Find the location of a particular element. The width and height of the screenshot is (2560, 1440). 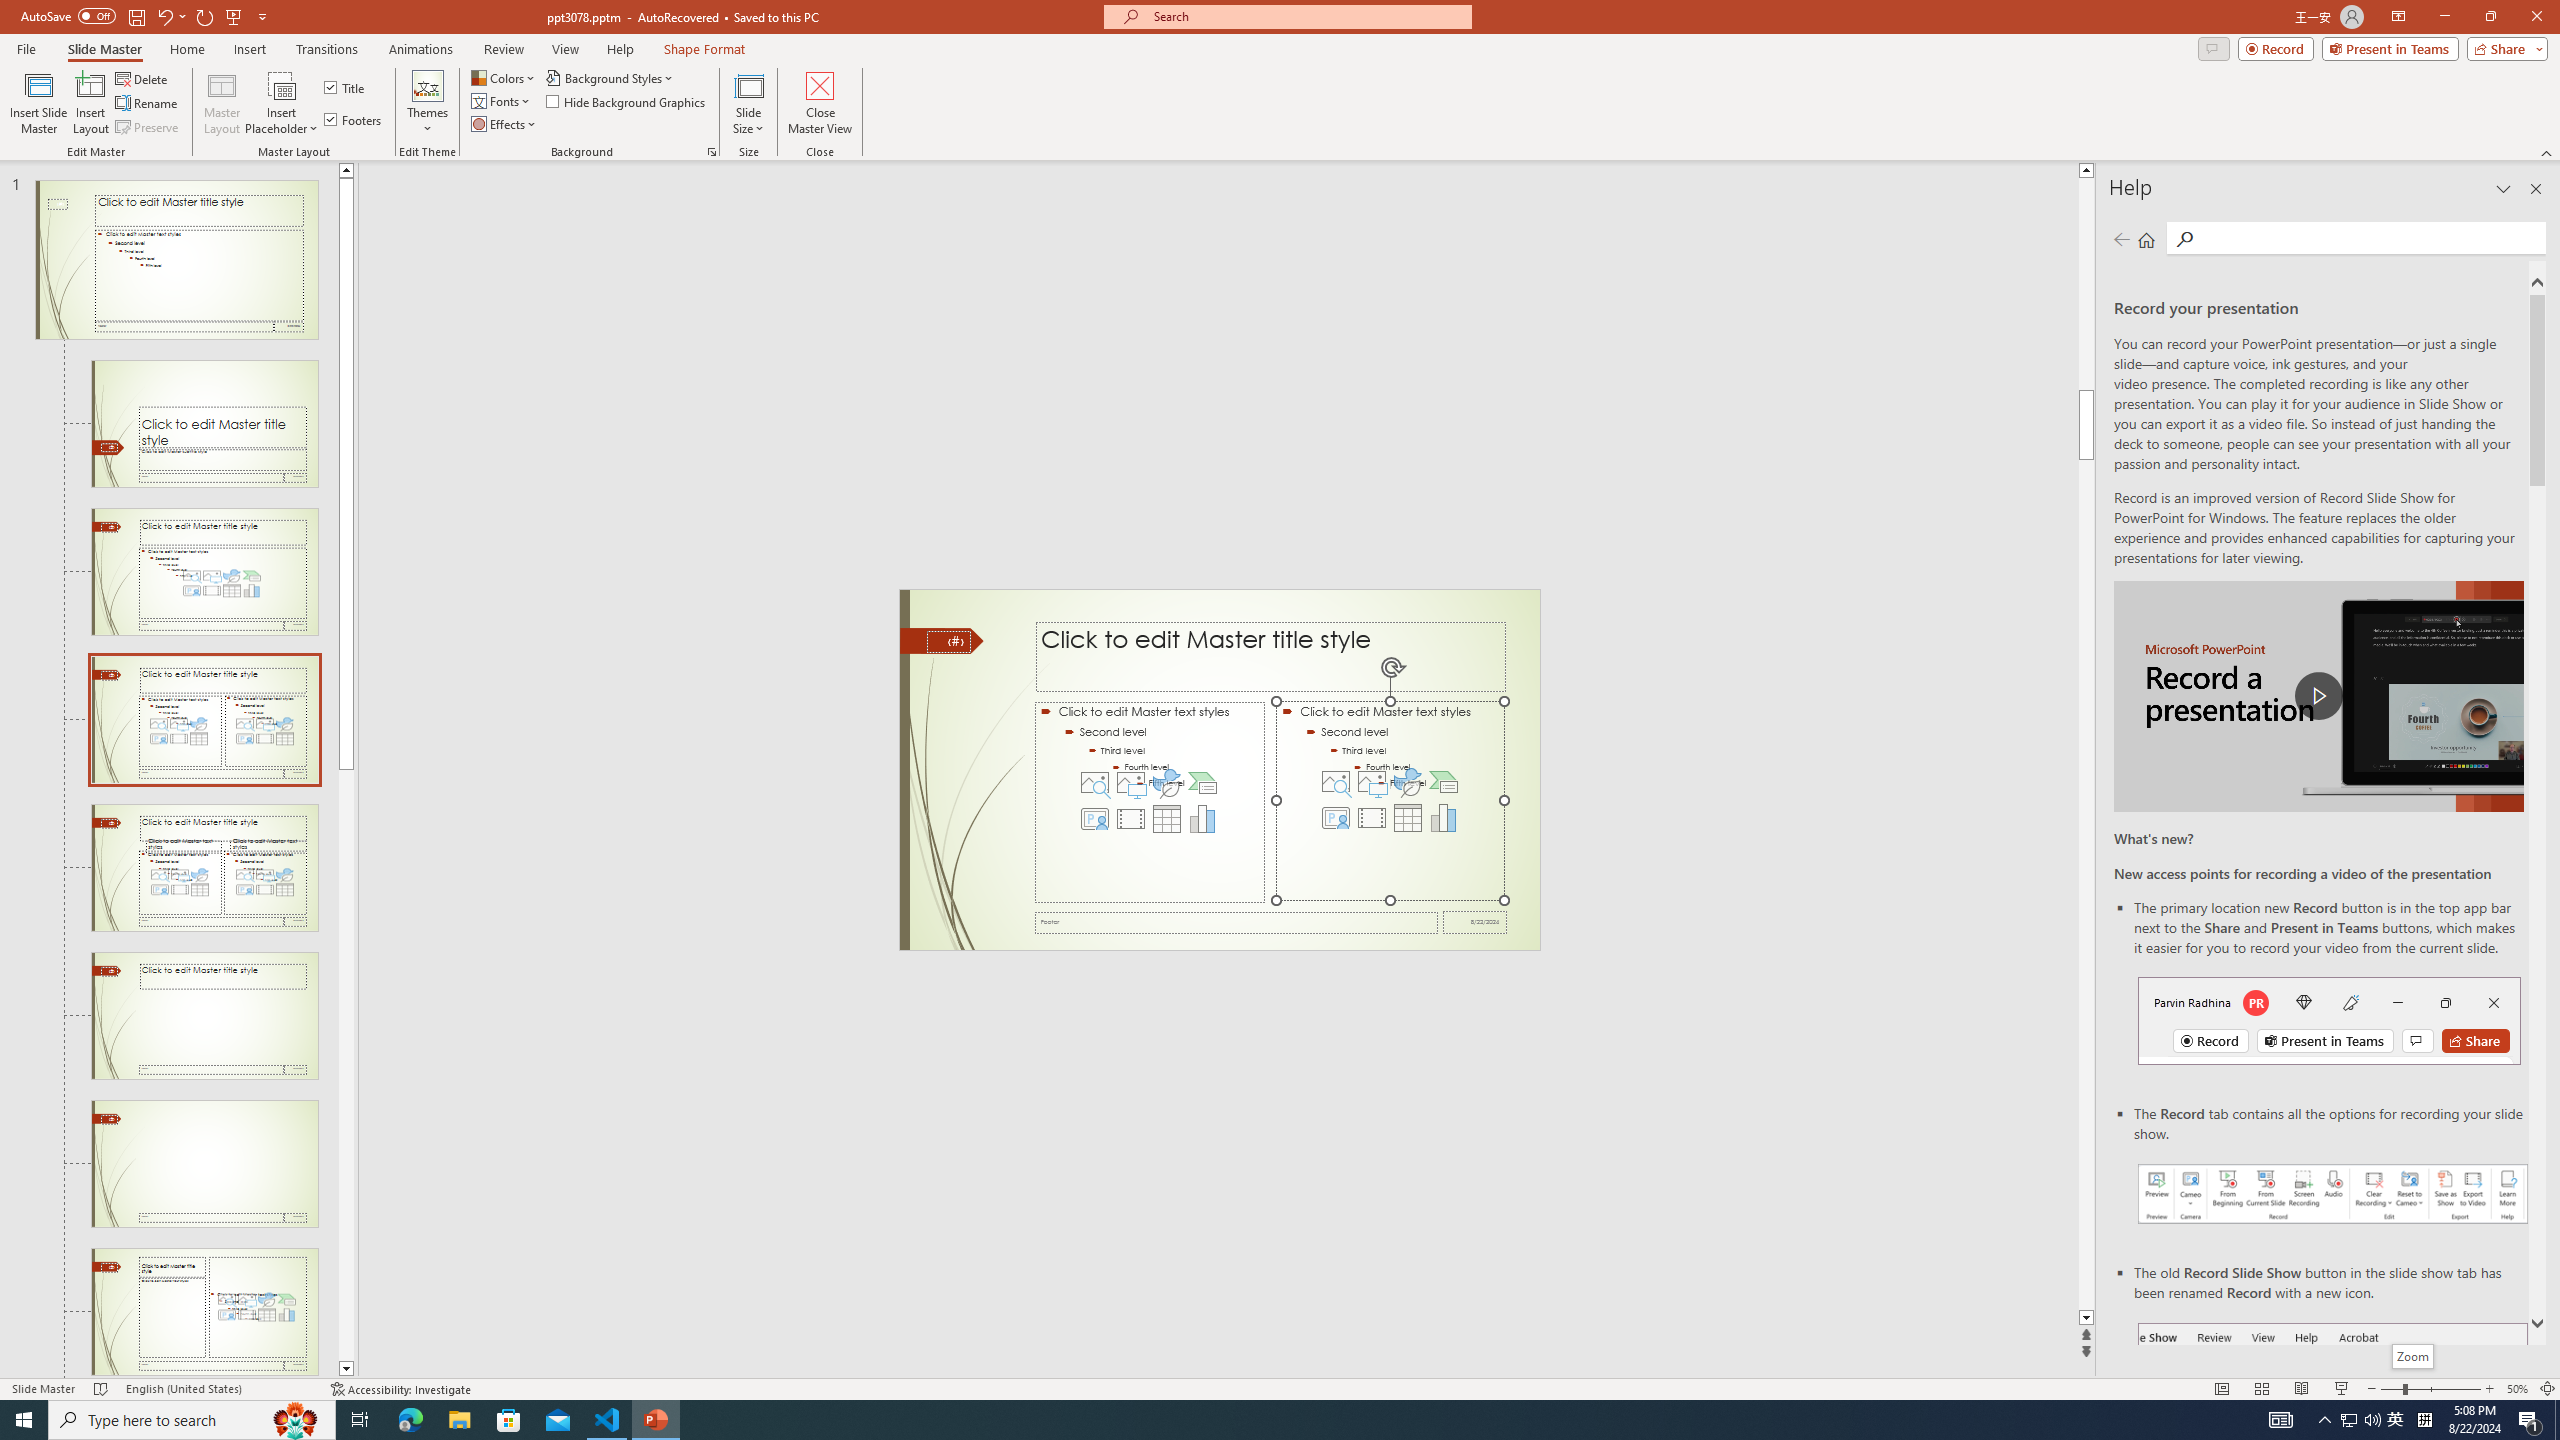

'Insert Table' is located at coordinates (1407, 816).